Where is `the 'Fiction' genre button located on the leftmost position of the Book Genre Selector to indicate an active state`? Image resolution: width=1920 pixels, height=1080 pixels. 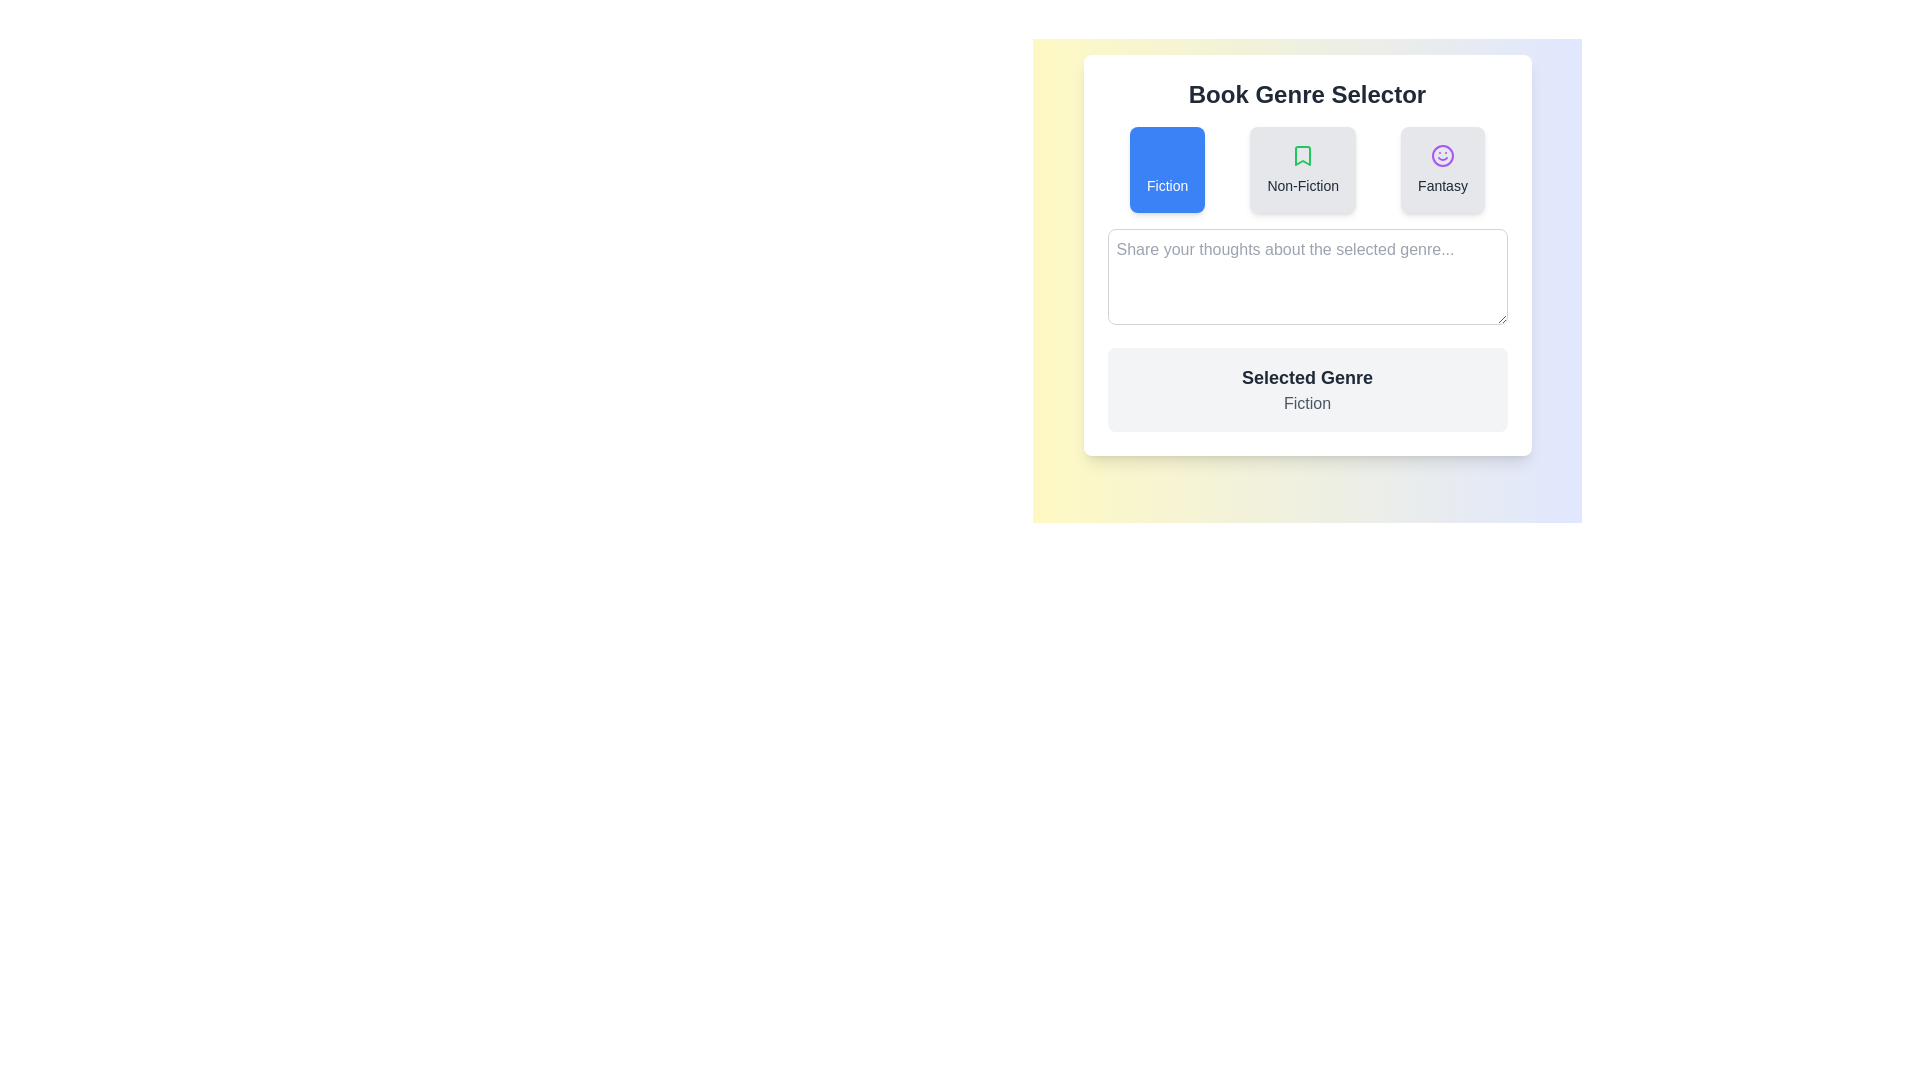 the 'Fiction' genre button located on the leftmost position of the Book Genre Selector to indicate an active state is located at coordinates (1167, 168).